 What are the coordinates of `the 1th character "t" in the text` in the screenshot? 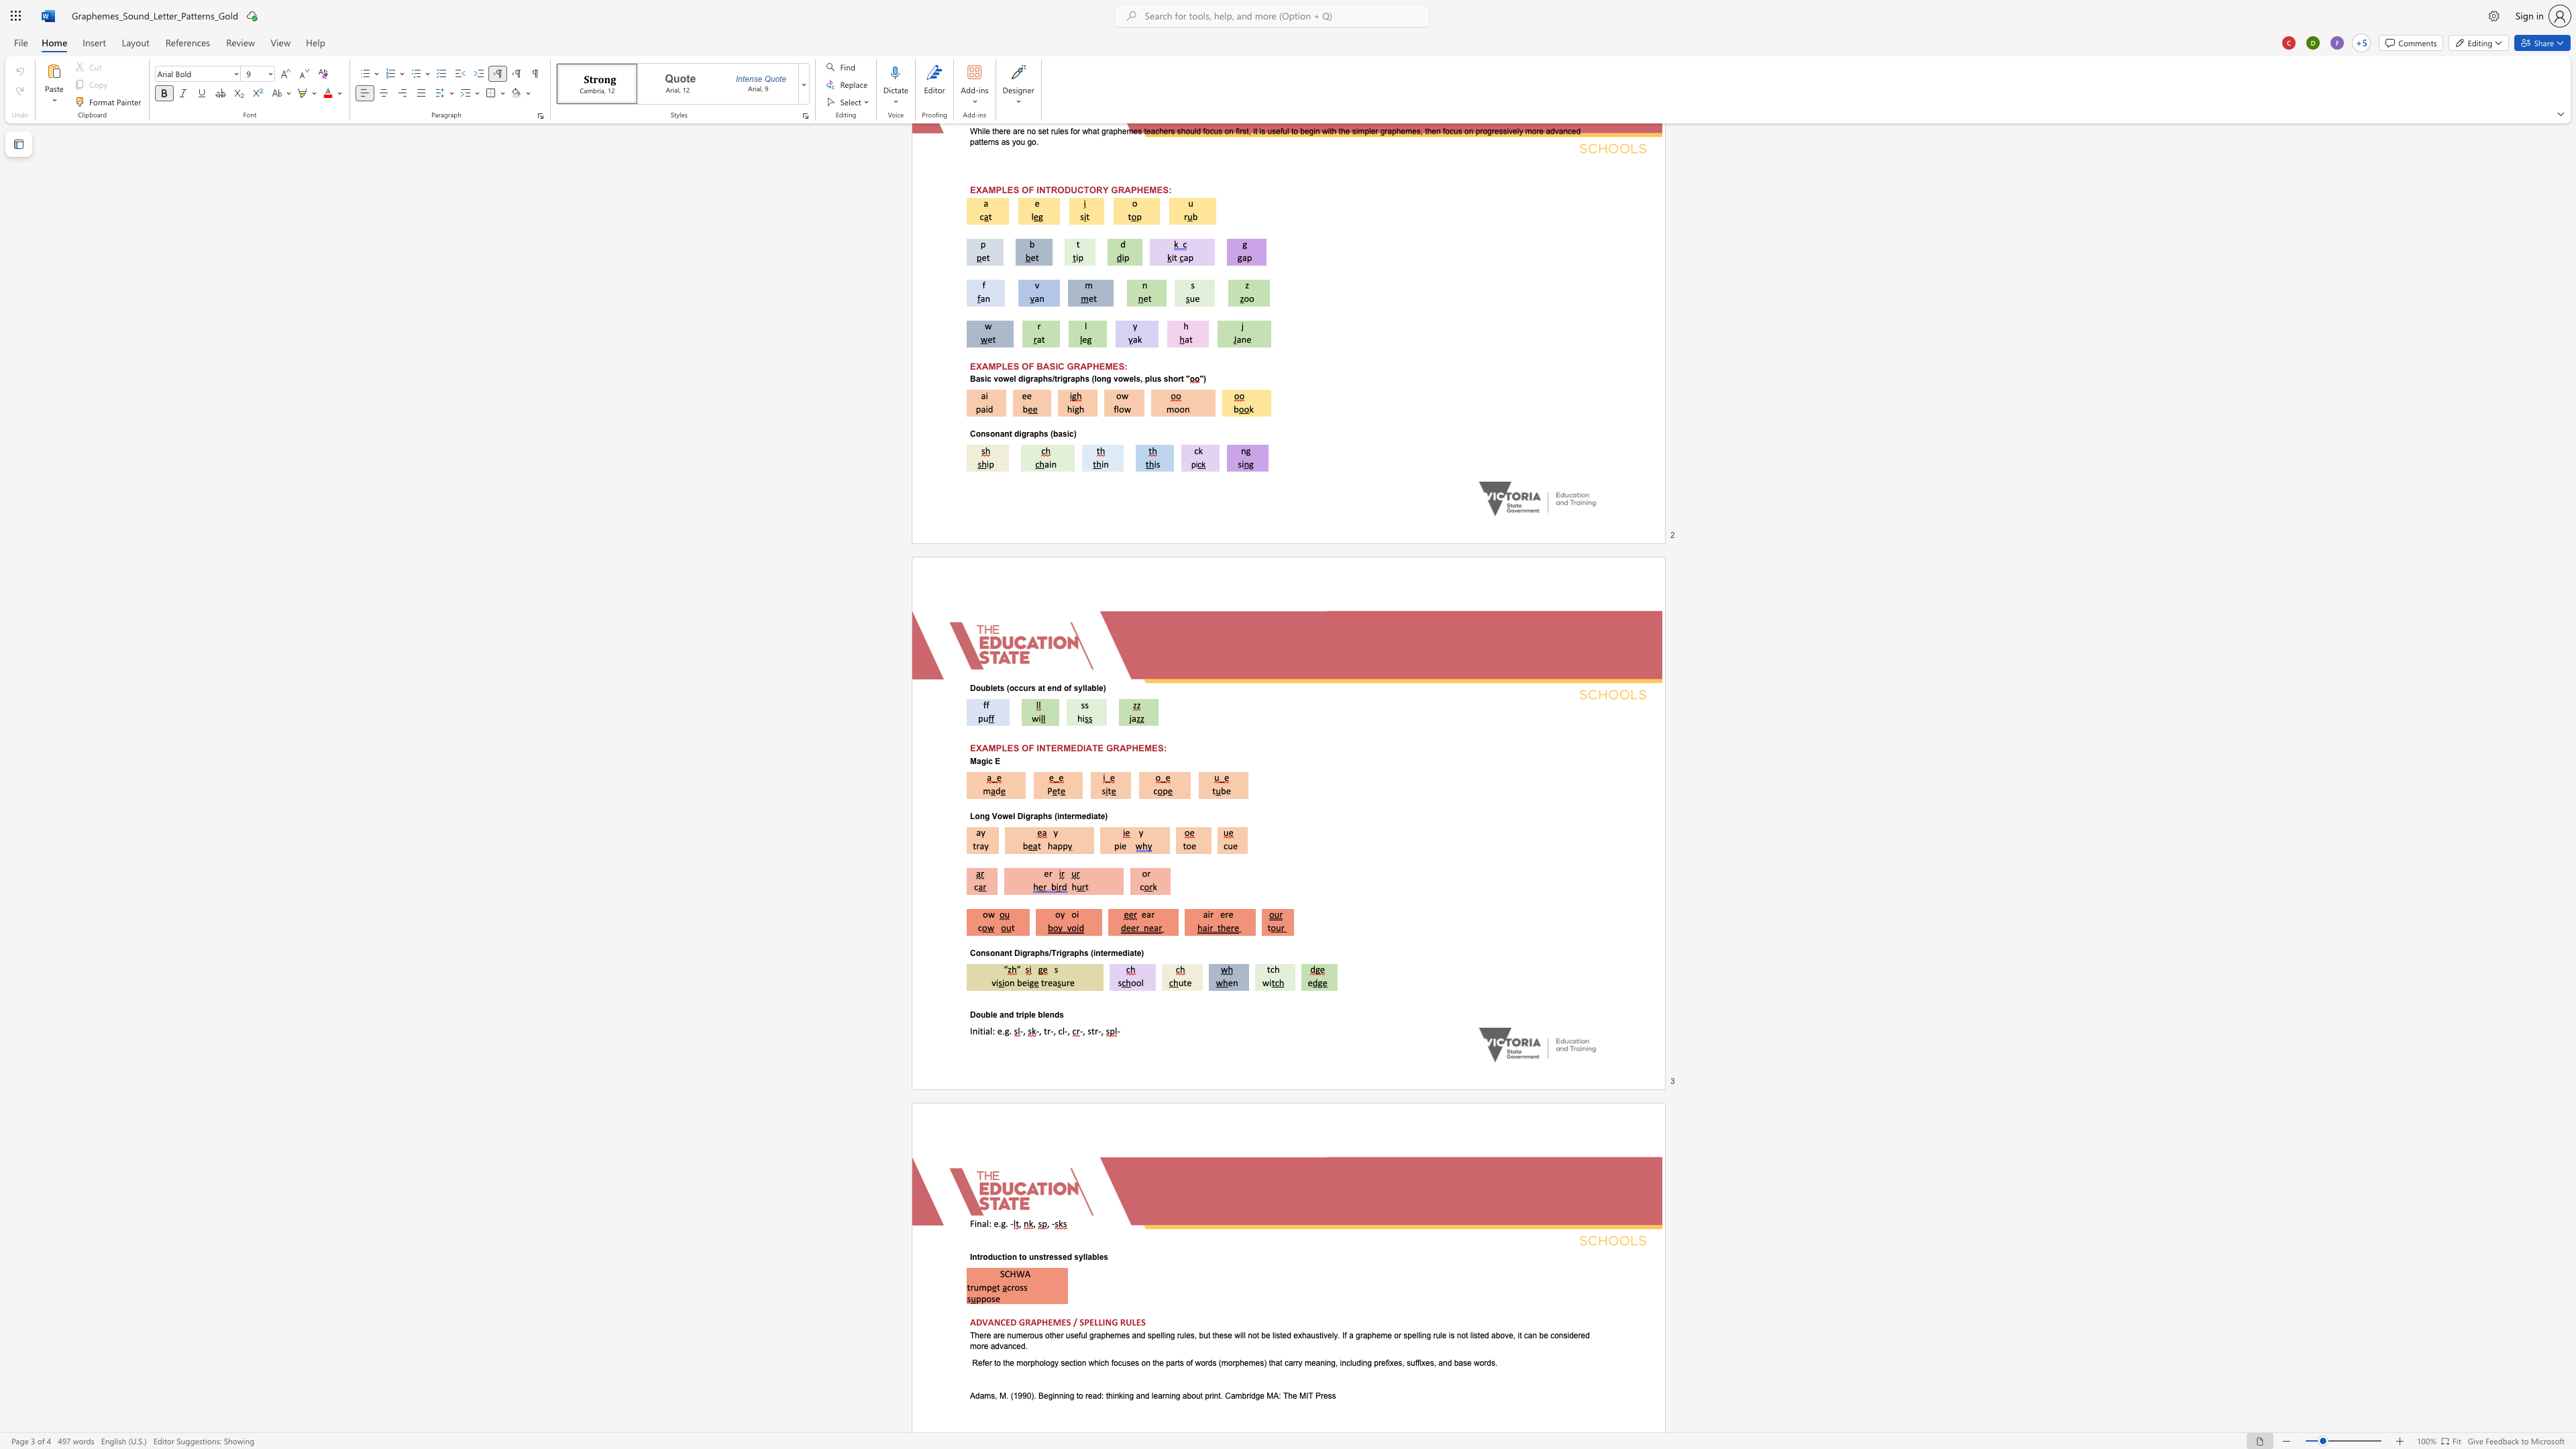 It's located at (1044, 1030).